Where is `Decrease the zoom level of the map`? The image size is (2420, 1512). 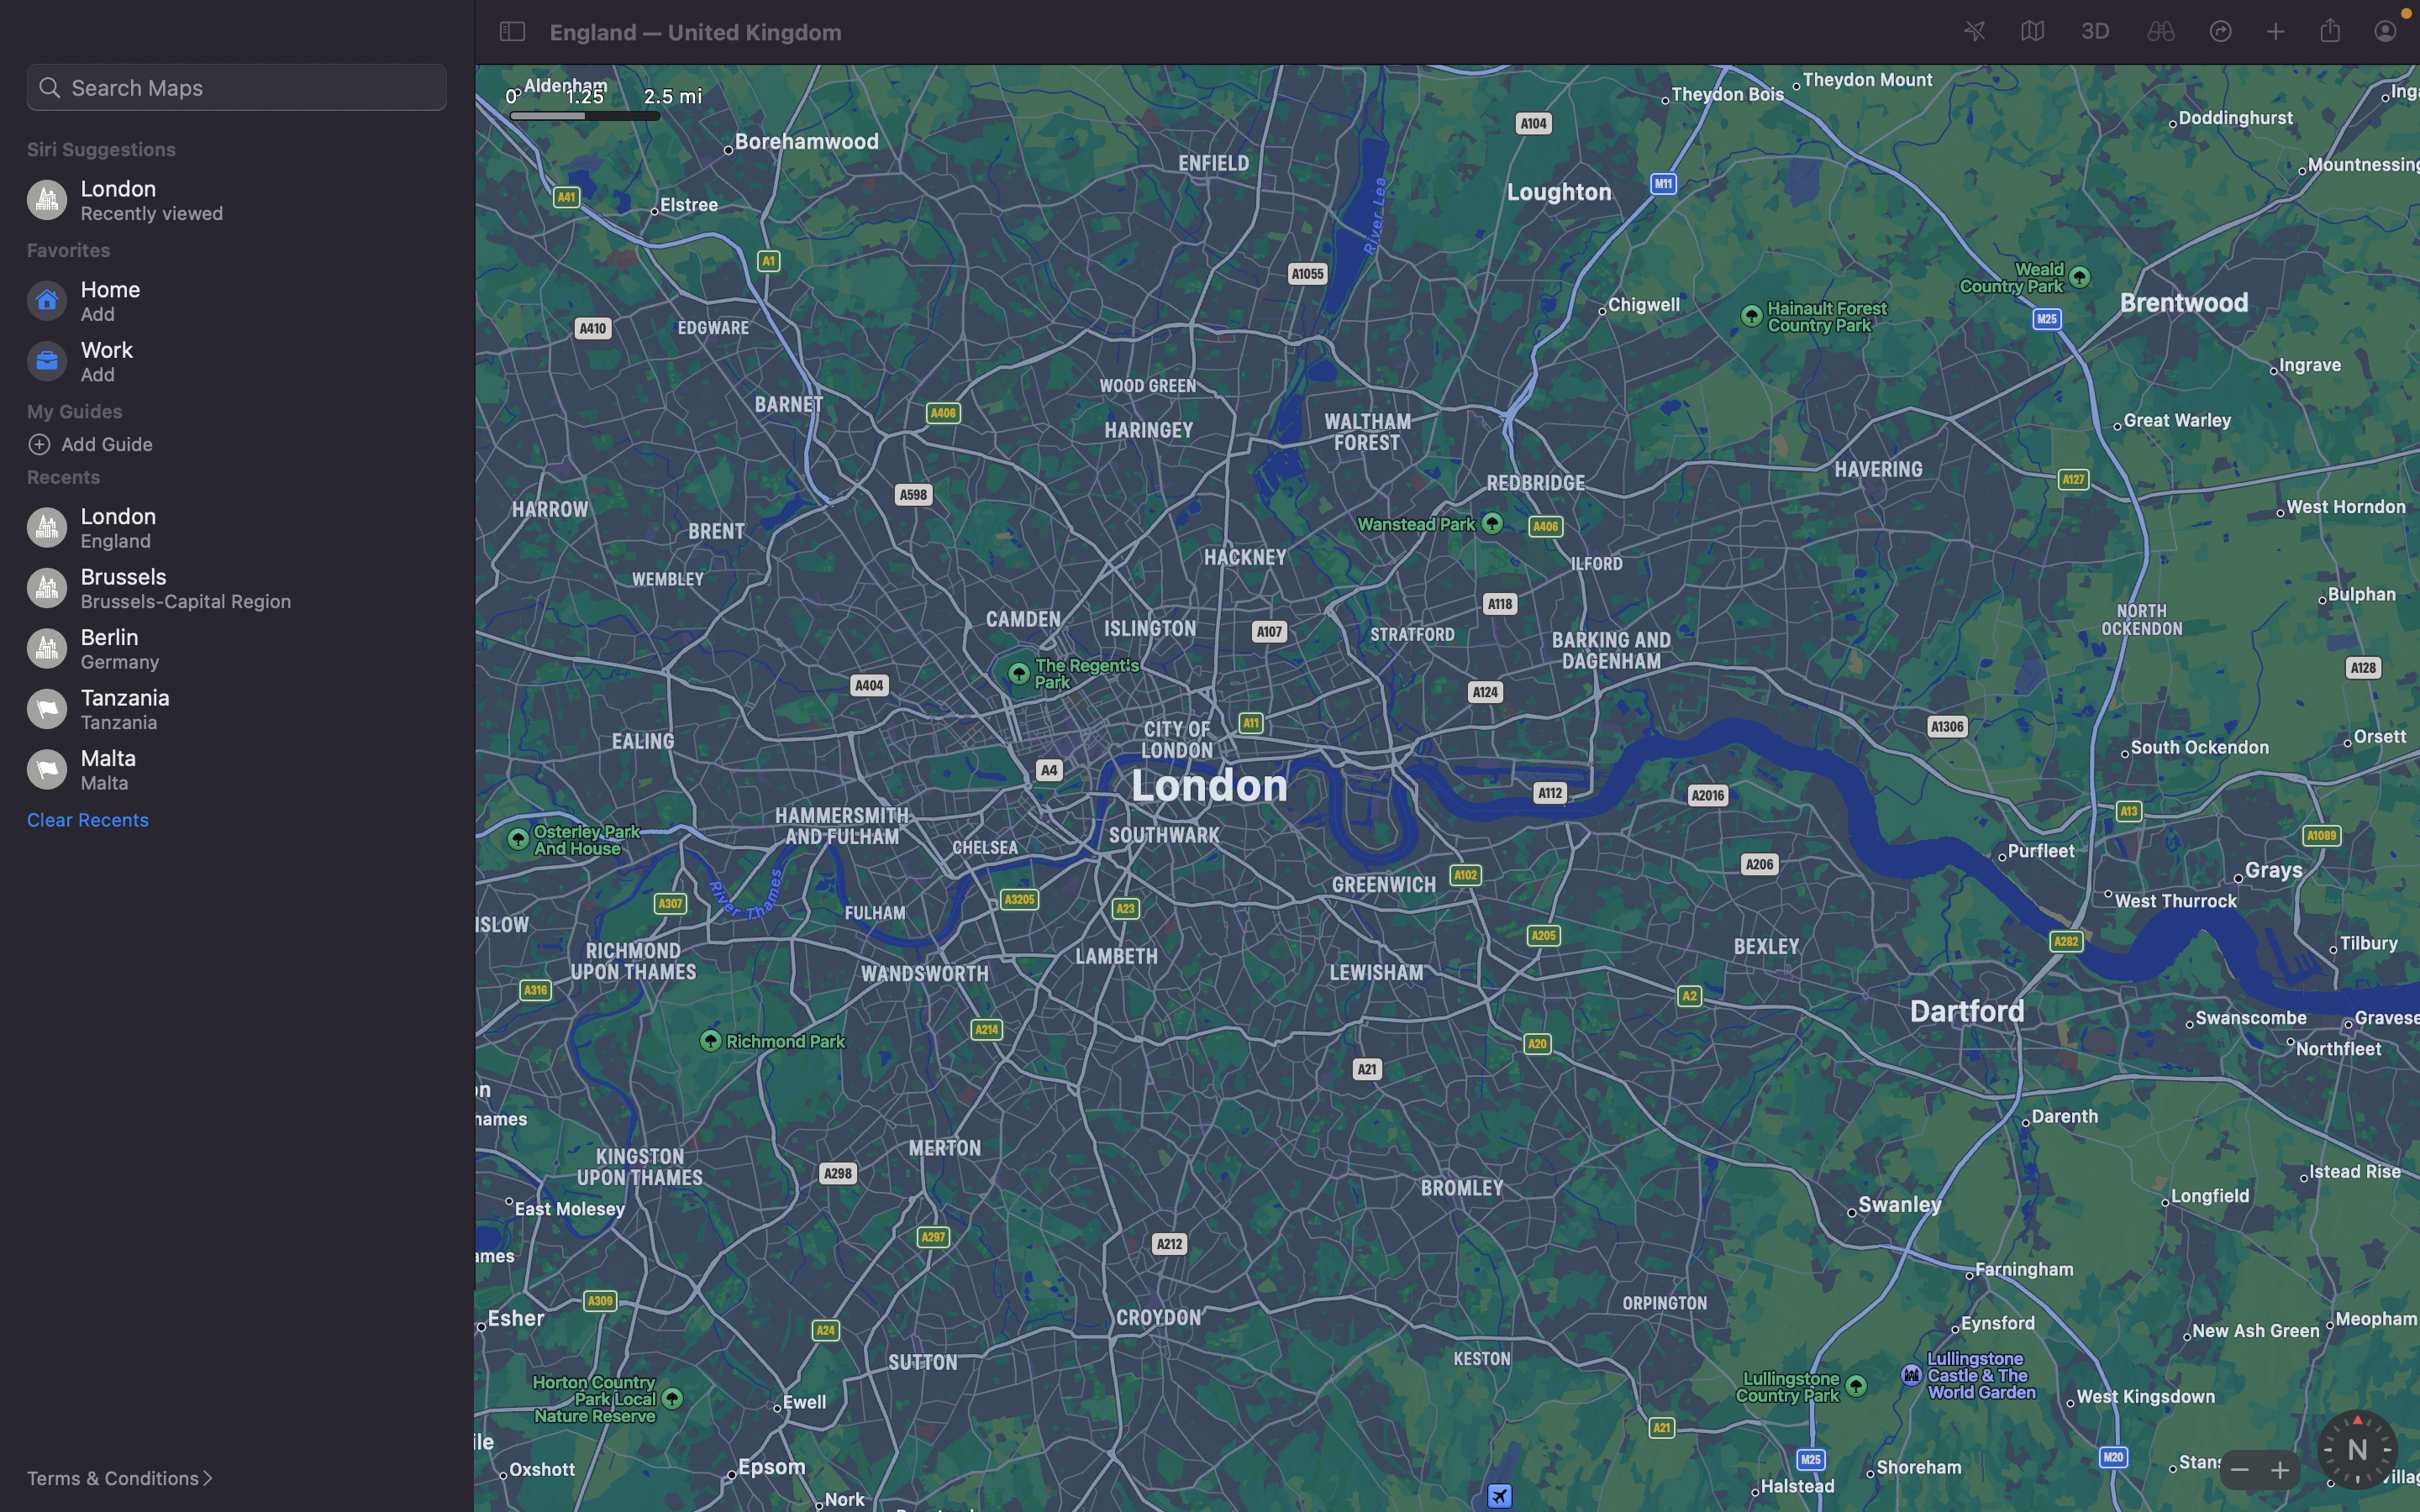
Decrease the zoom level of the map is located at coordinates (2237, 1468).